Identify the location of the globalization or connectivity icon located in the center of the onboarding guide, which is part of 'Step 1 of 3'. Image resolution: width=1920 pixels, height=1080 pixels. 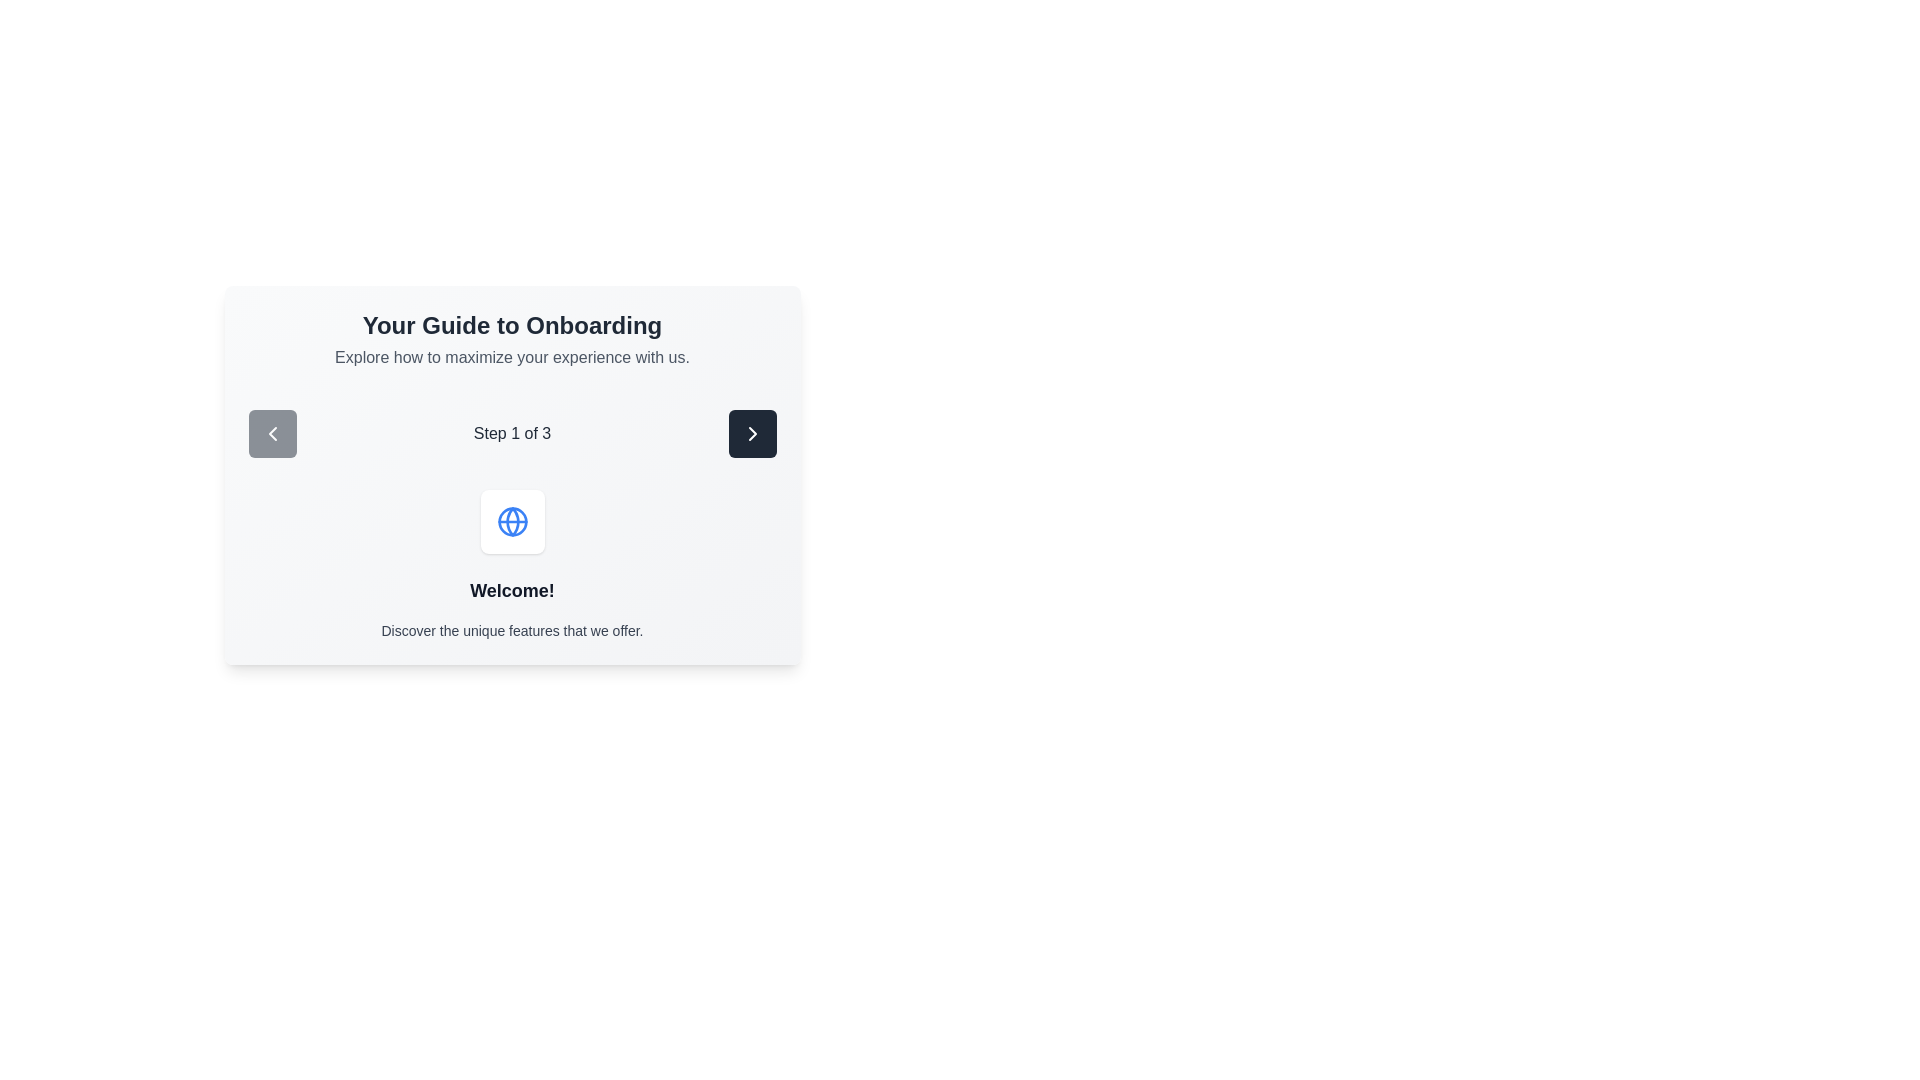
(512, 520).